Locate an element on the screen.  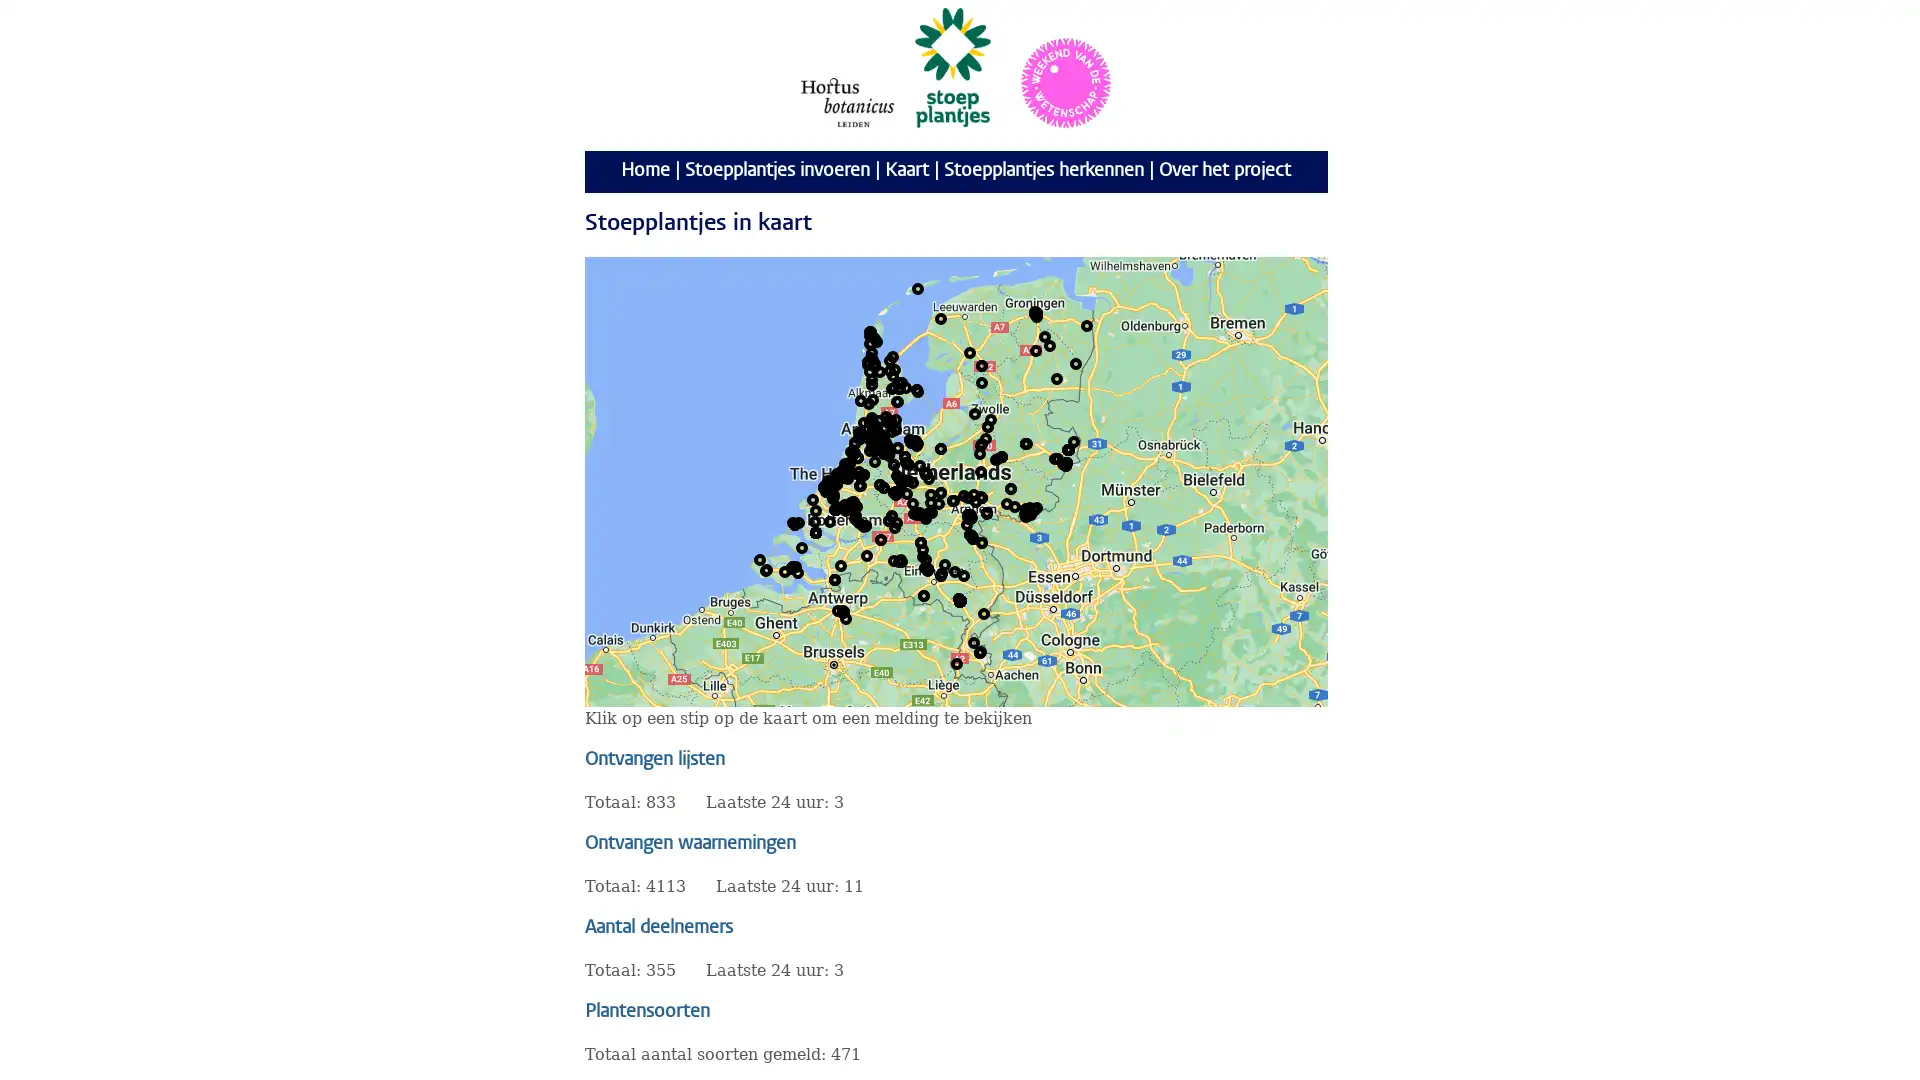
Telling van Tusnelda op 19 oktober 2021 is located at coordinates (1014, 504).